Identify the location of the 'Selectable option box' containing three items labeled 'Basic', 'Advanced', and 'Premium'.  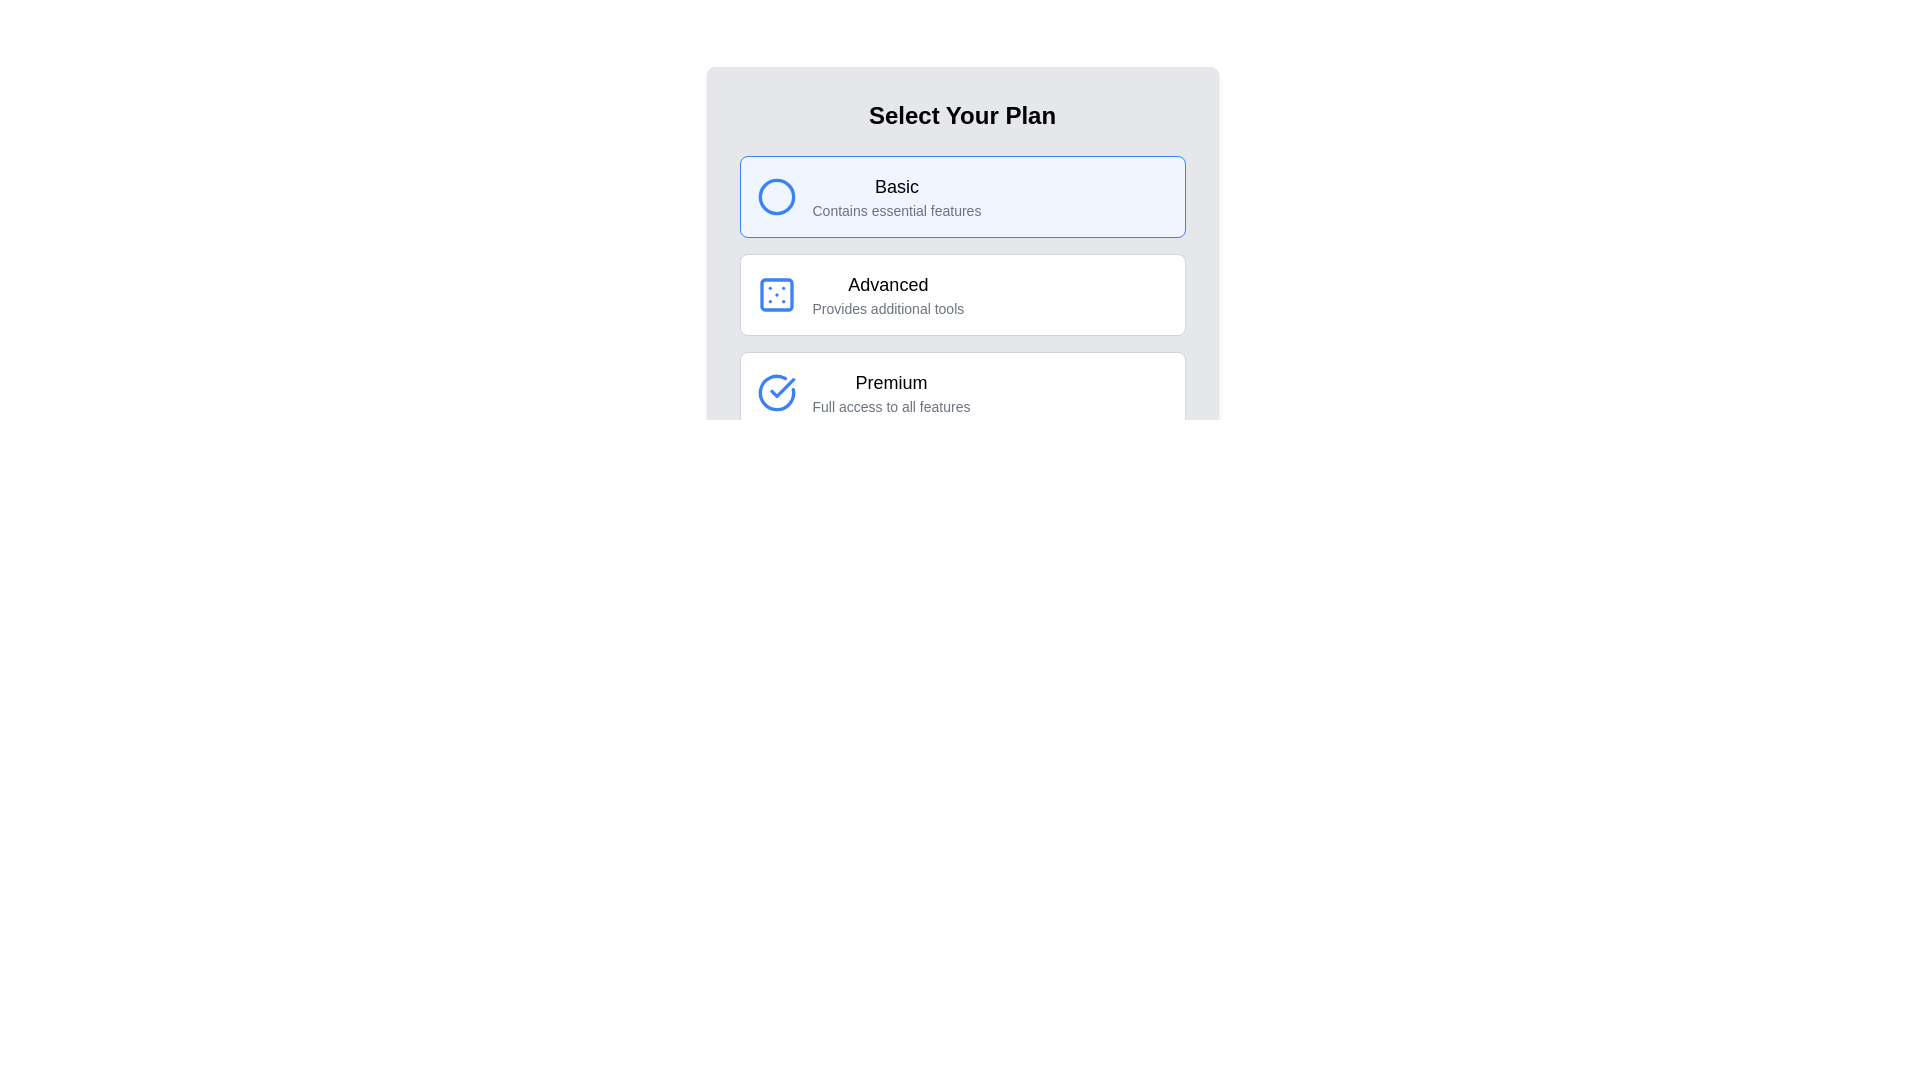
(962, 294).